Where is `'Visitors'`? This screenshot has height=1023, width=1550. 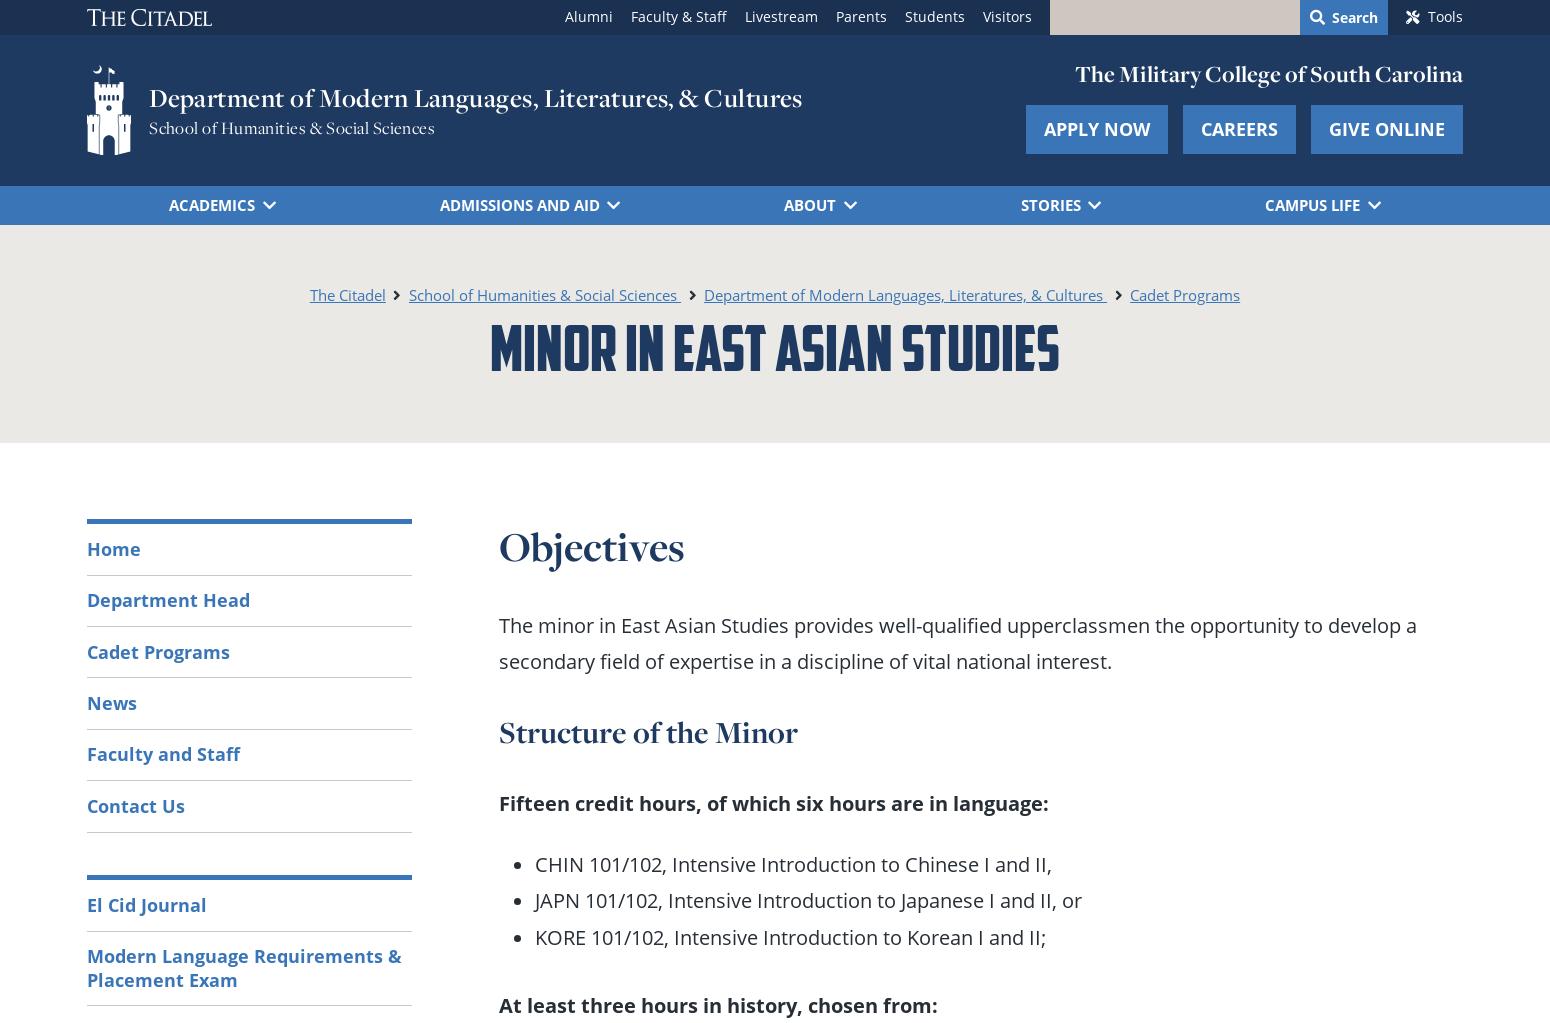 'Visitors' is located at coordinates (1005, 16).